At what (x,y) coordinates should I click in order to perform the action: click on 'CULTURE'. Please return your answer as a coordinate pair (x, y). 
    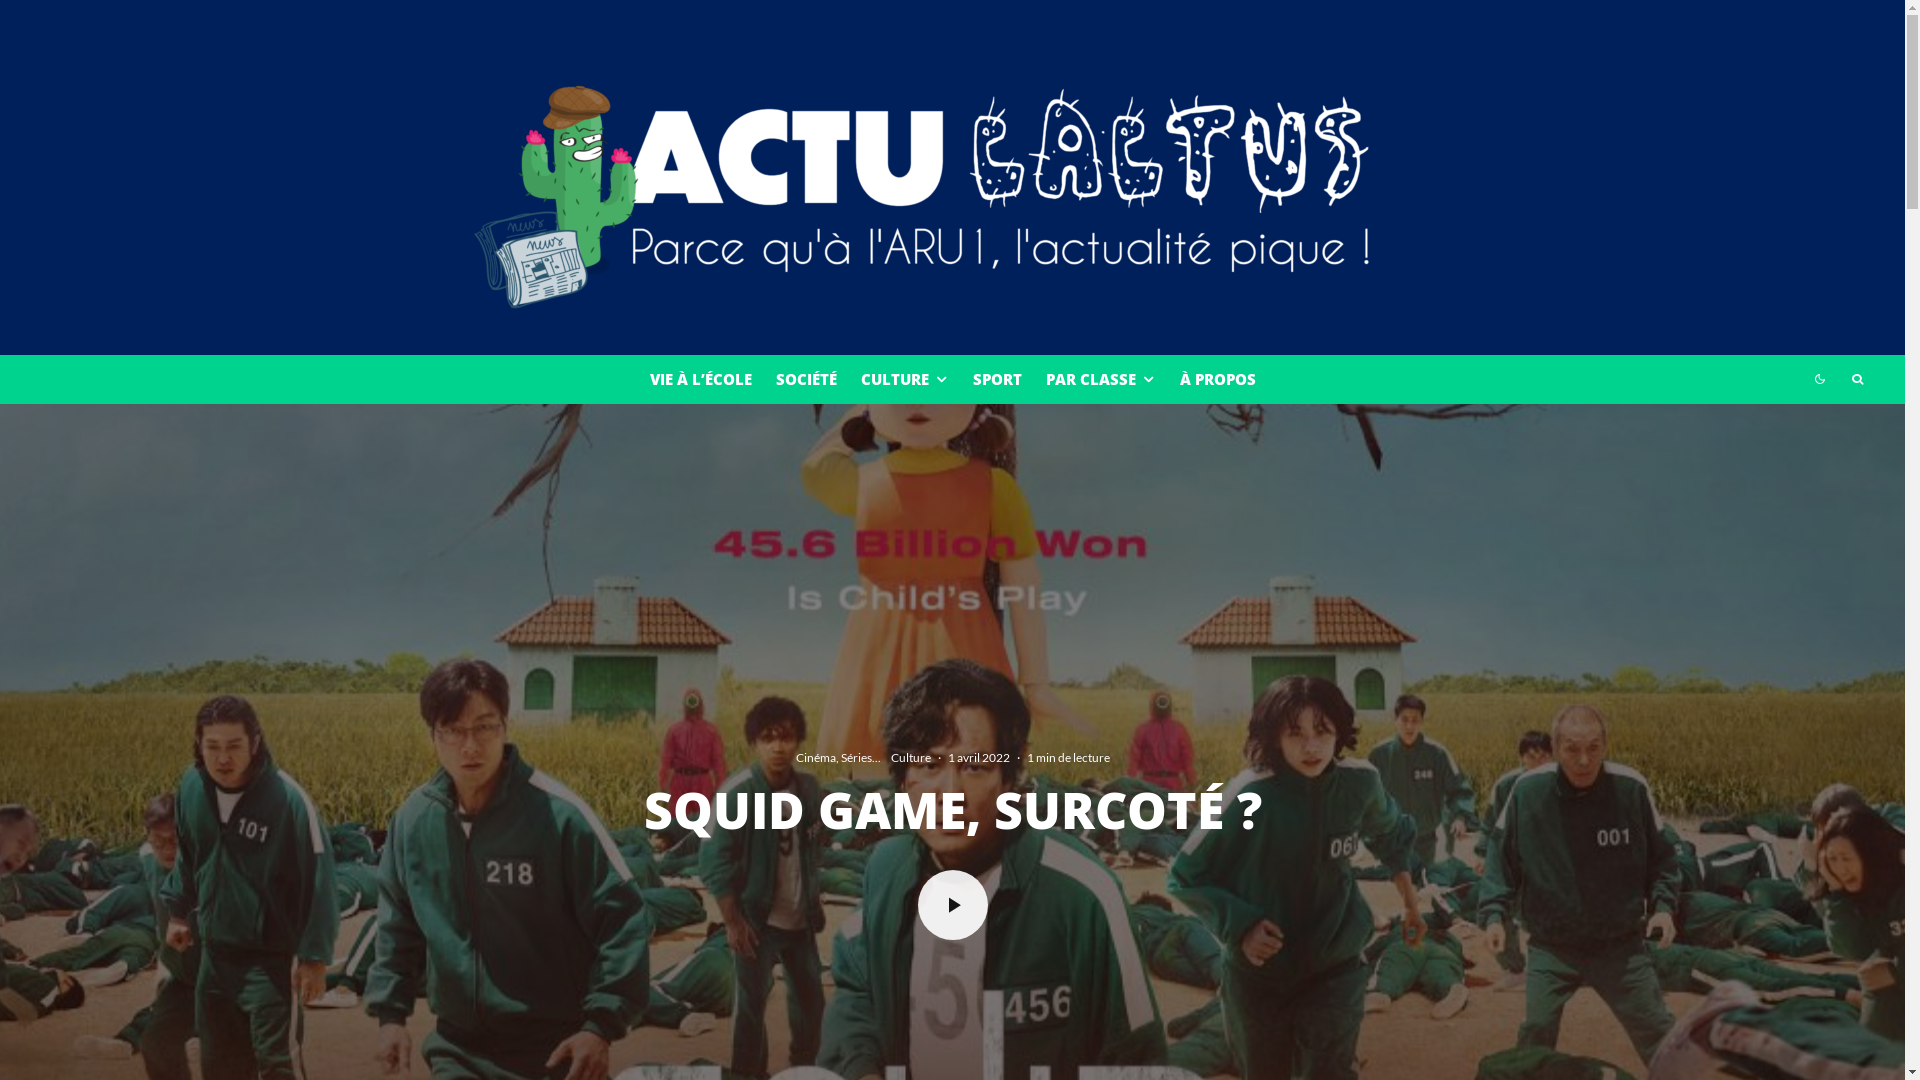
    Looking at the image, I should click on (902, 379).